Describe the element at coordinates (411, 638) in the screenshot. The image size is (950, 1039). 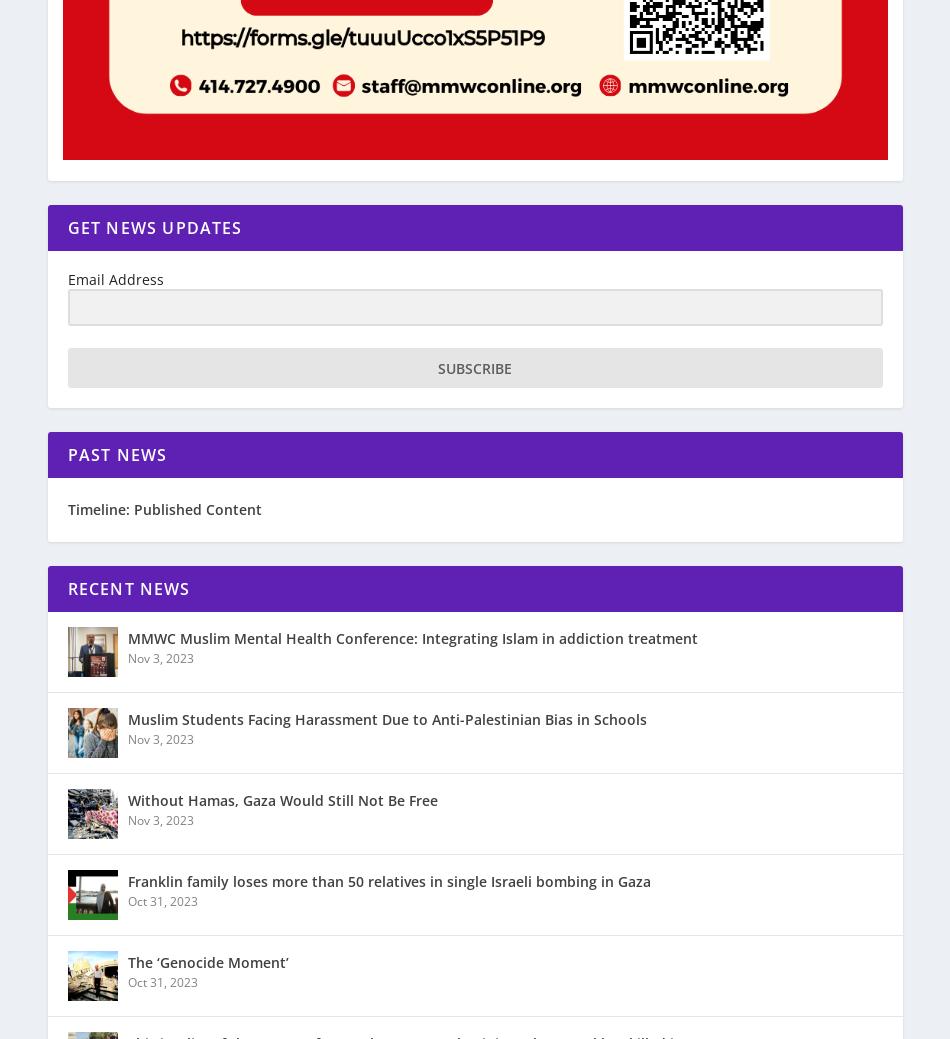
I see `'MMWC Muslim Mental Health Conference: Integrating Islam in addiction treatment'` at that location.